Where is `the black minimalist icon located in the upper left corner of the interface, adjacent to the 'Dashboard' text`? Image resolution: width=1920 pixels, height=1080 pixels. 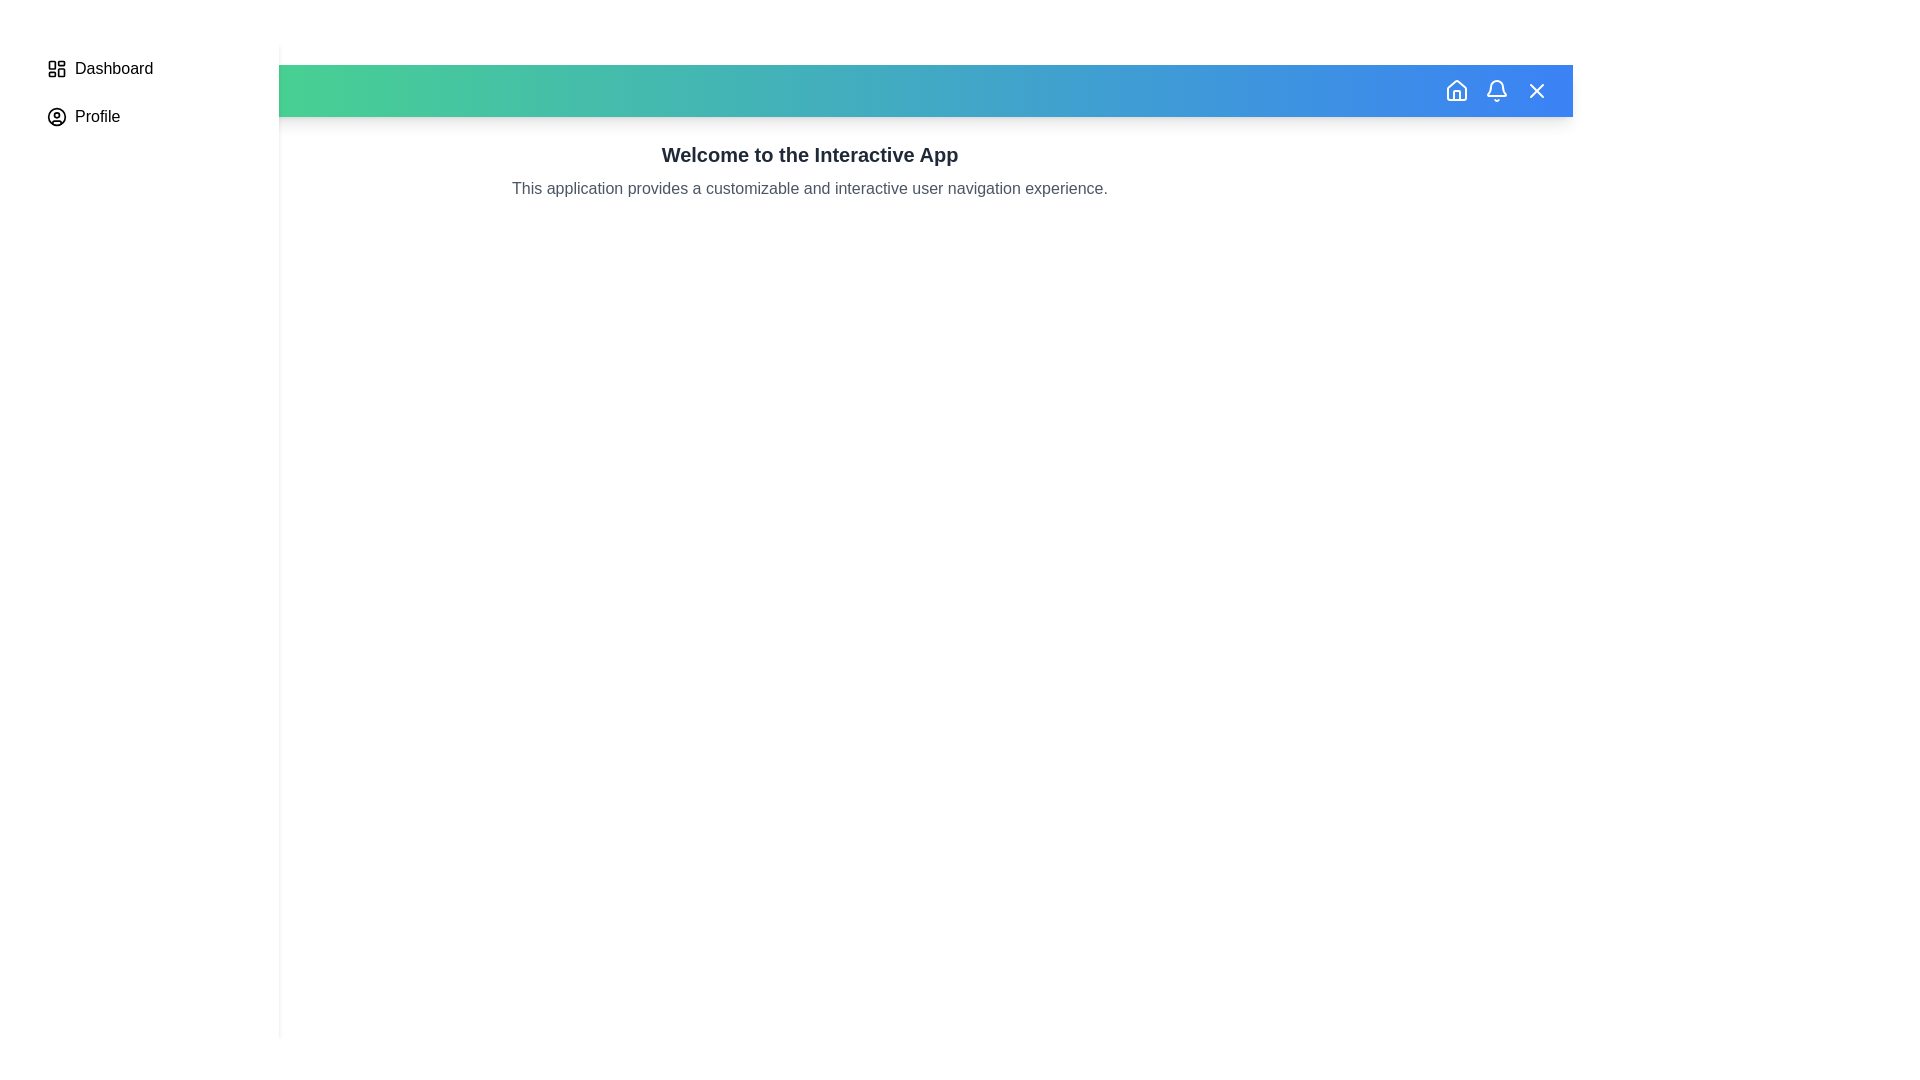
the black minimalist icon located in the upper left corner of the interface, adjacent to the 'Dashboard' text is located at coordinates (57, 68).